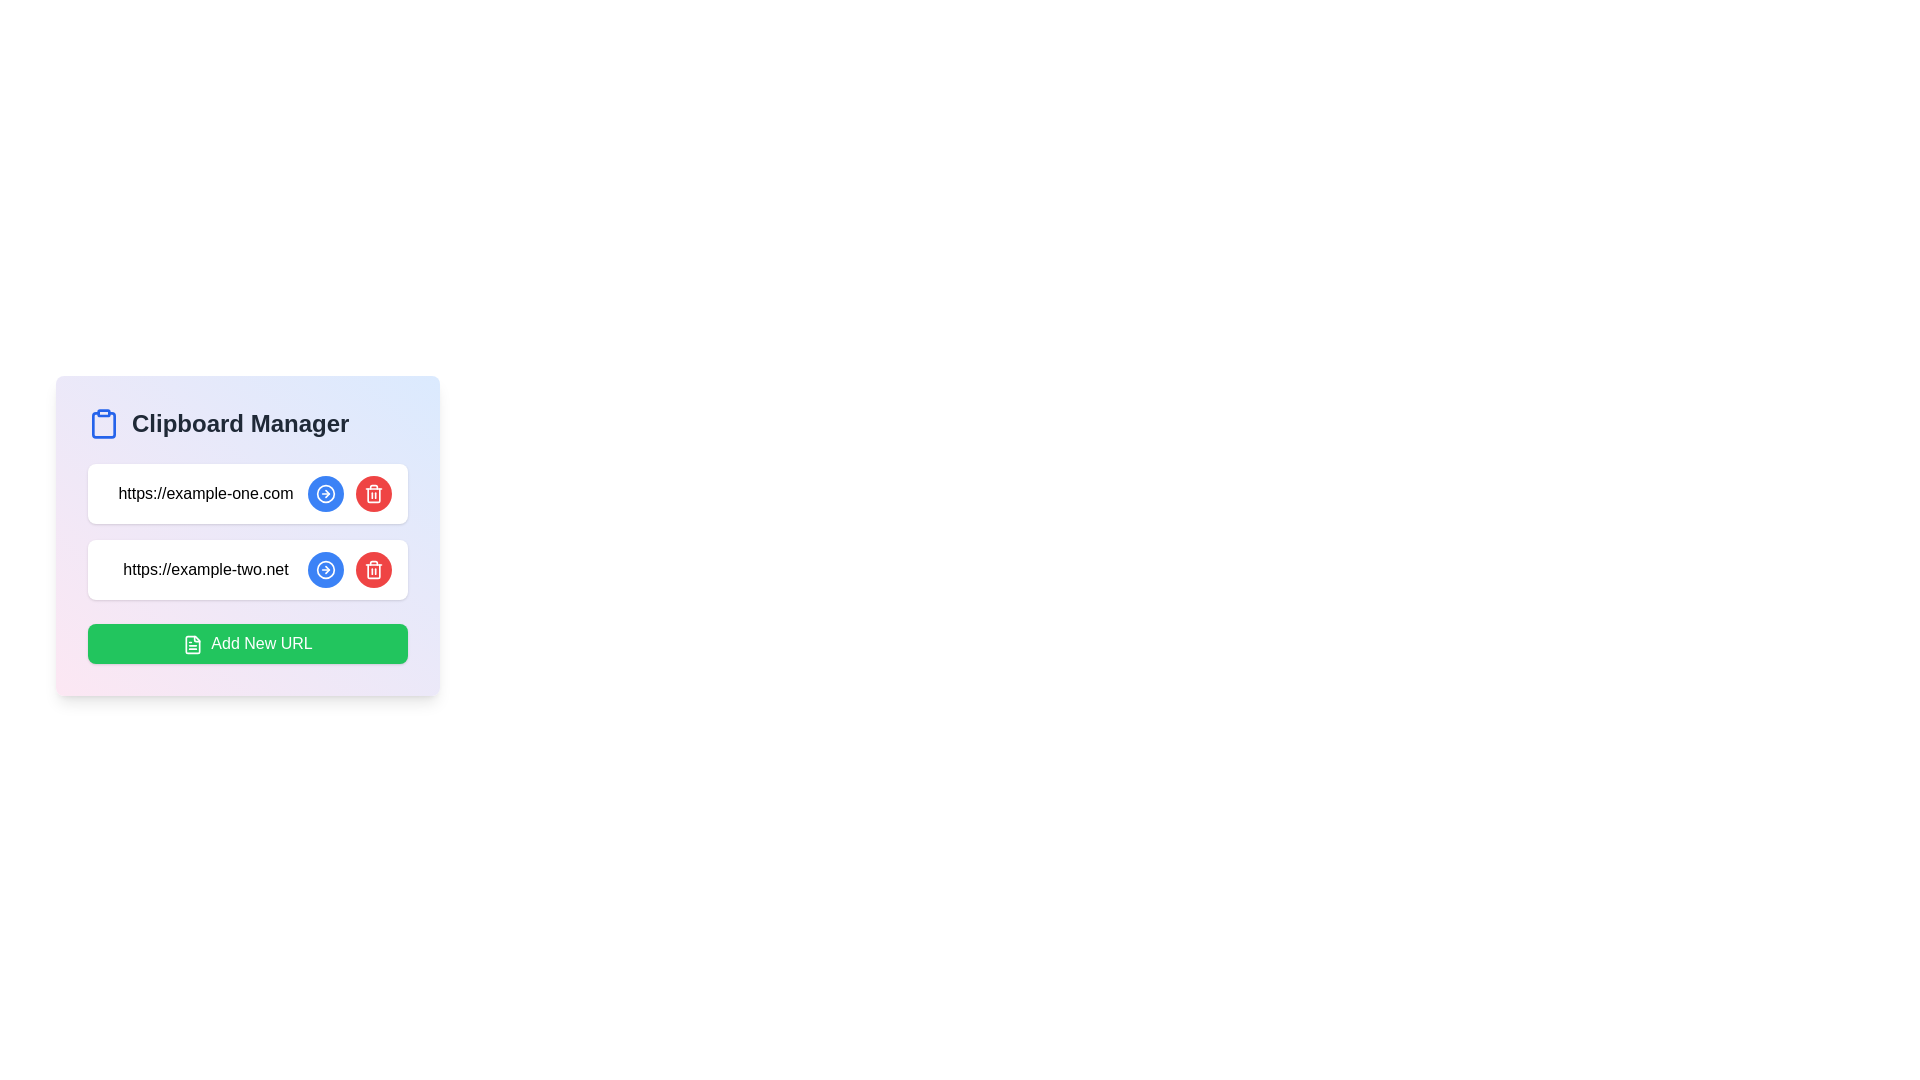  What do you see at coordinates (374, 570) in the screenshot?
I see `the Trash Can icon inside the red circular button` at bounding box center [374, 570].